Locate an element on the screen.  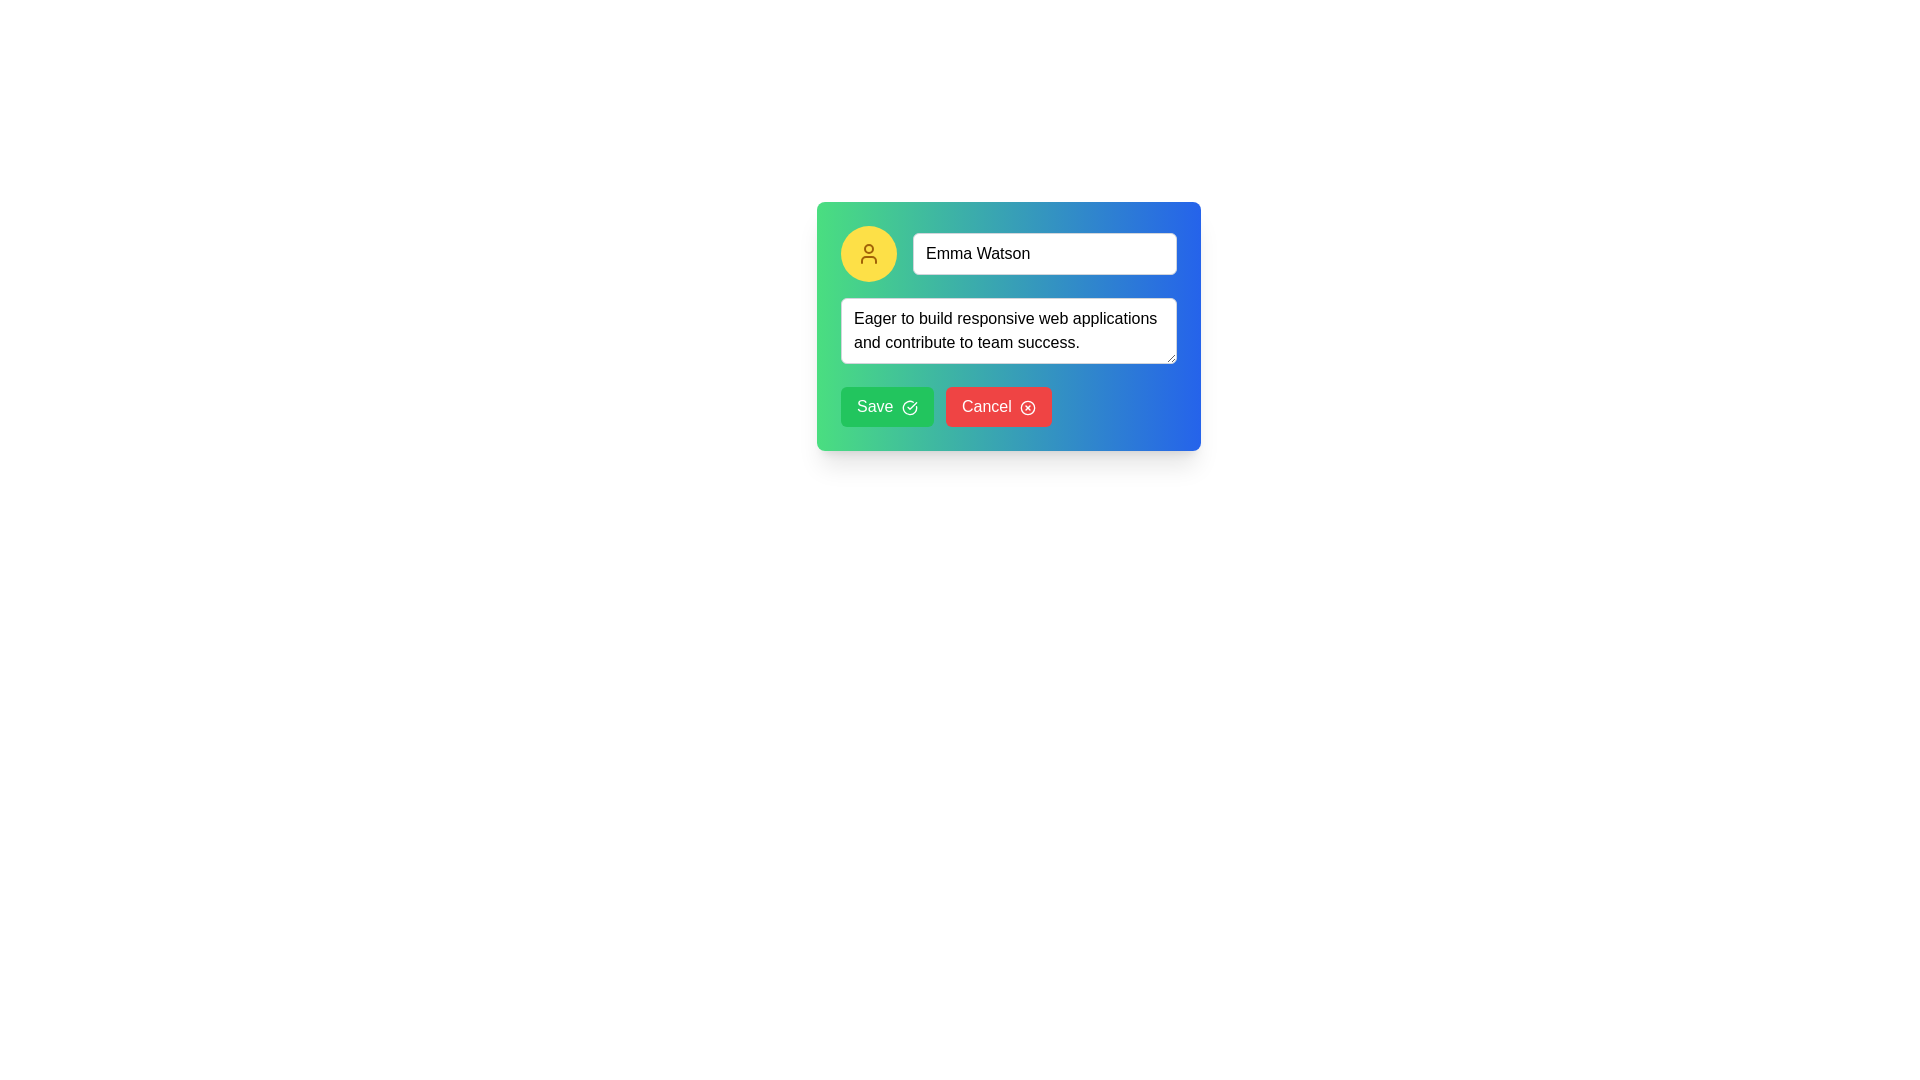
the circular graphic element that serves as the base of the 'cancel' button, which is red and located at the bottom-right of the user details form is located at coordinates (1028, 406).